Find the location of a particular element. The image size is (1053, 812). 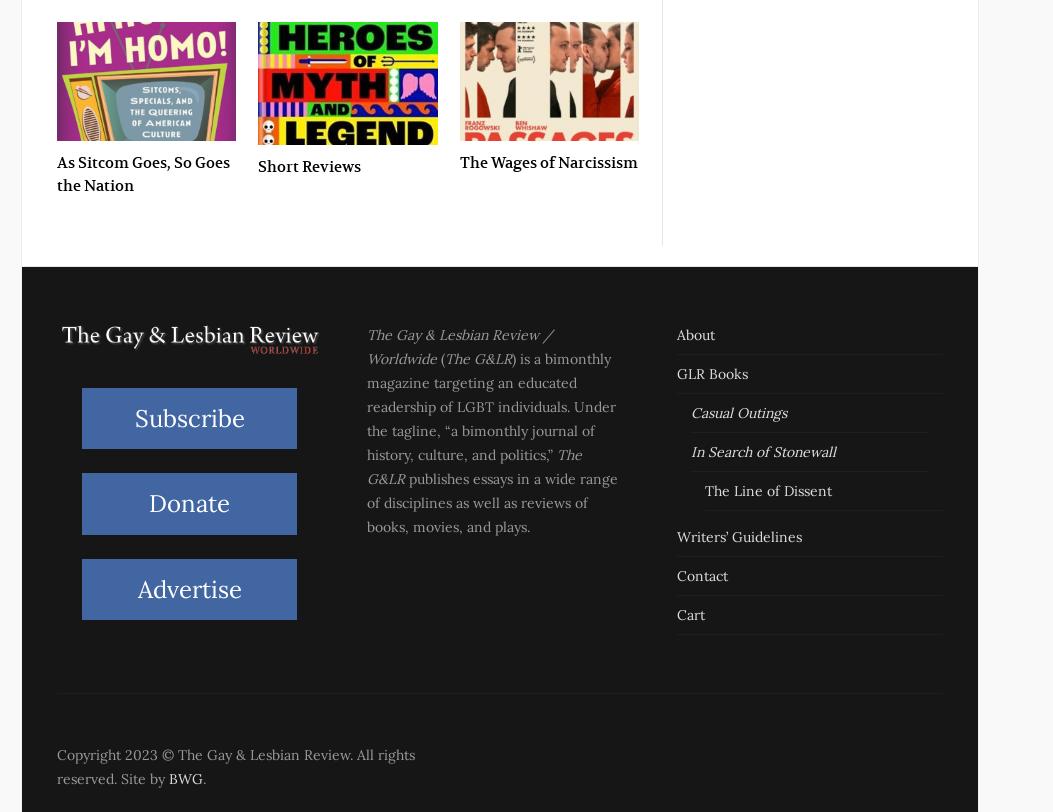

'Copyright 2023' is located at coordinates (109, 754).